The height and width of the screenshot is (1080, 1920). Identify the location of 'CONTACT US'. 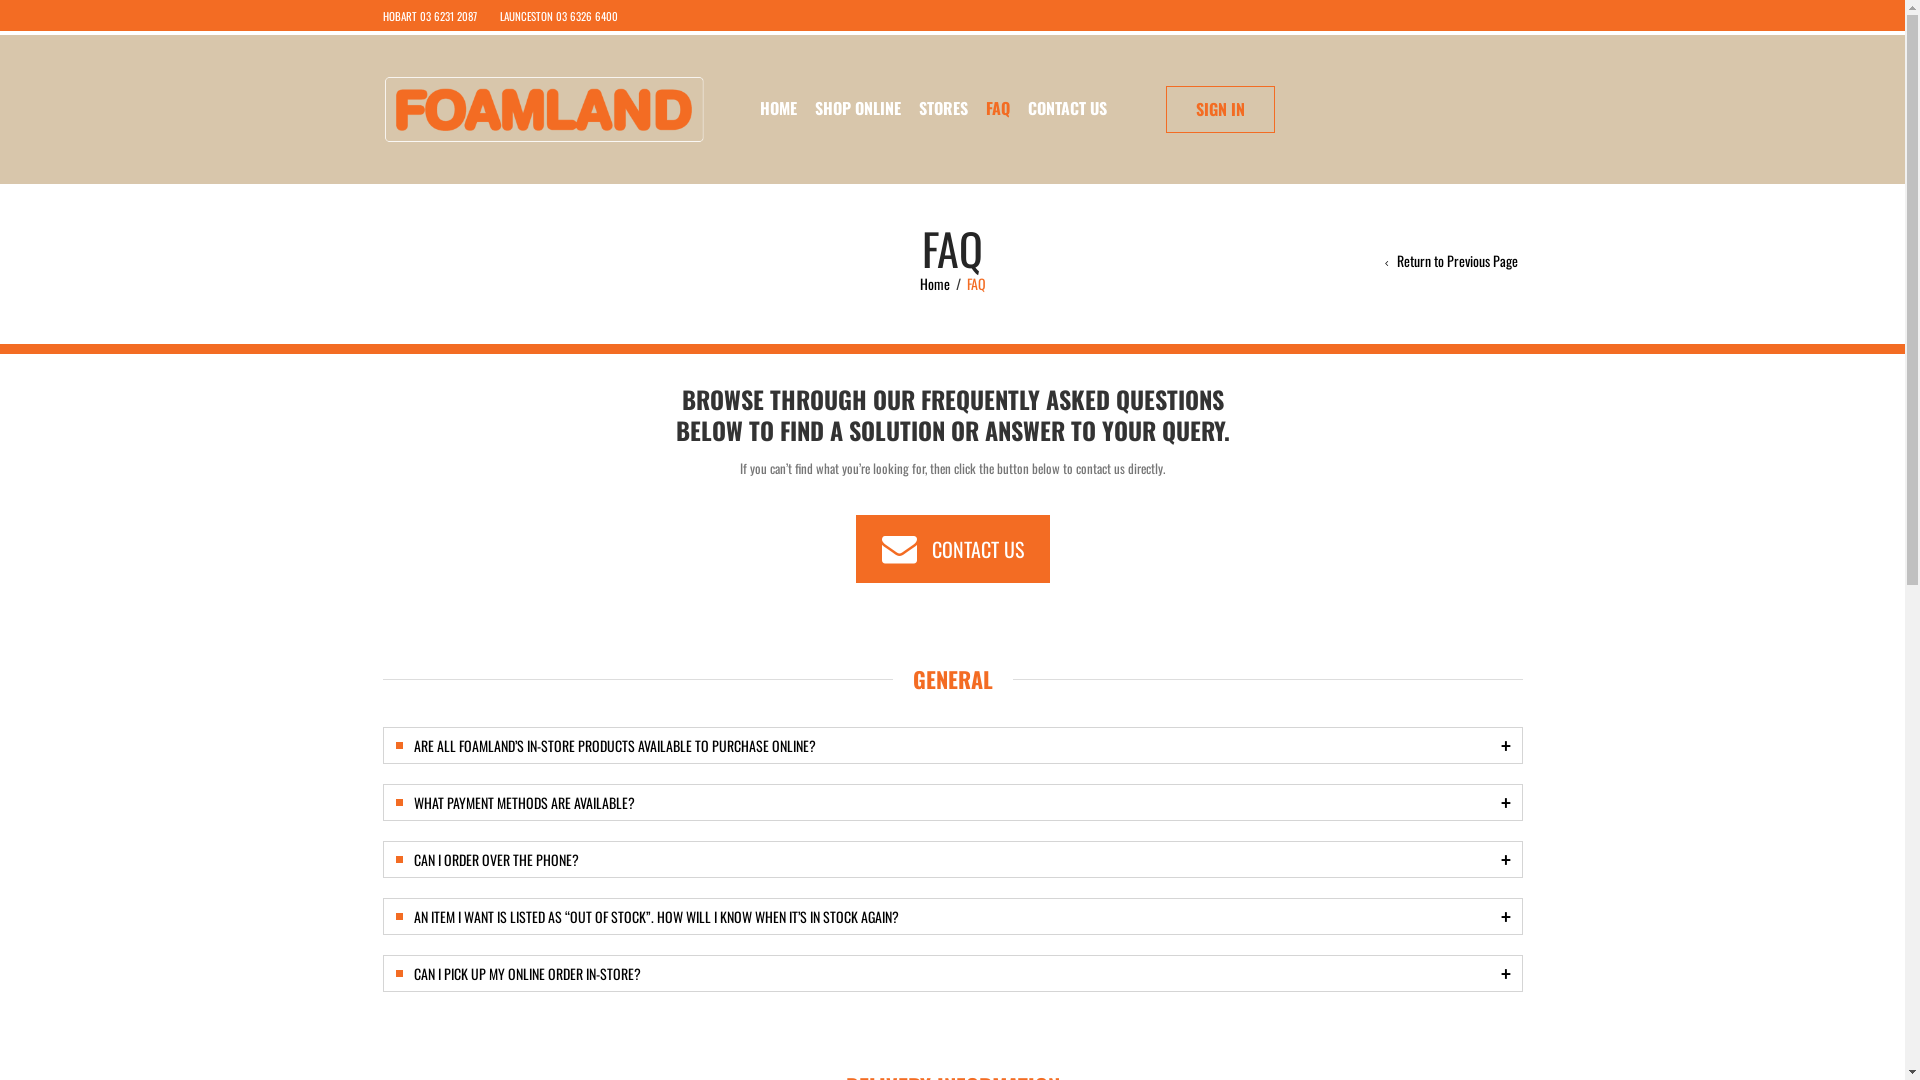
(1066, 108).